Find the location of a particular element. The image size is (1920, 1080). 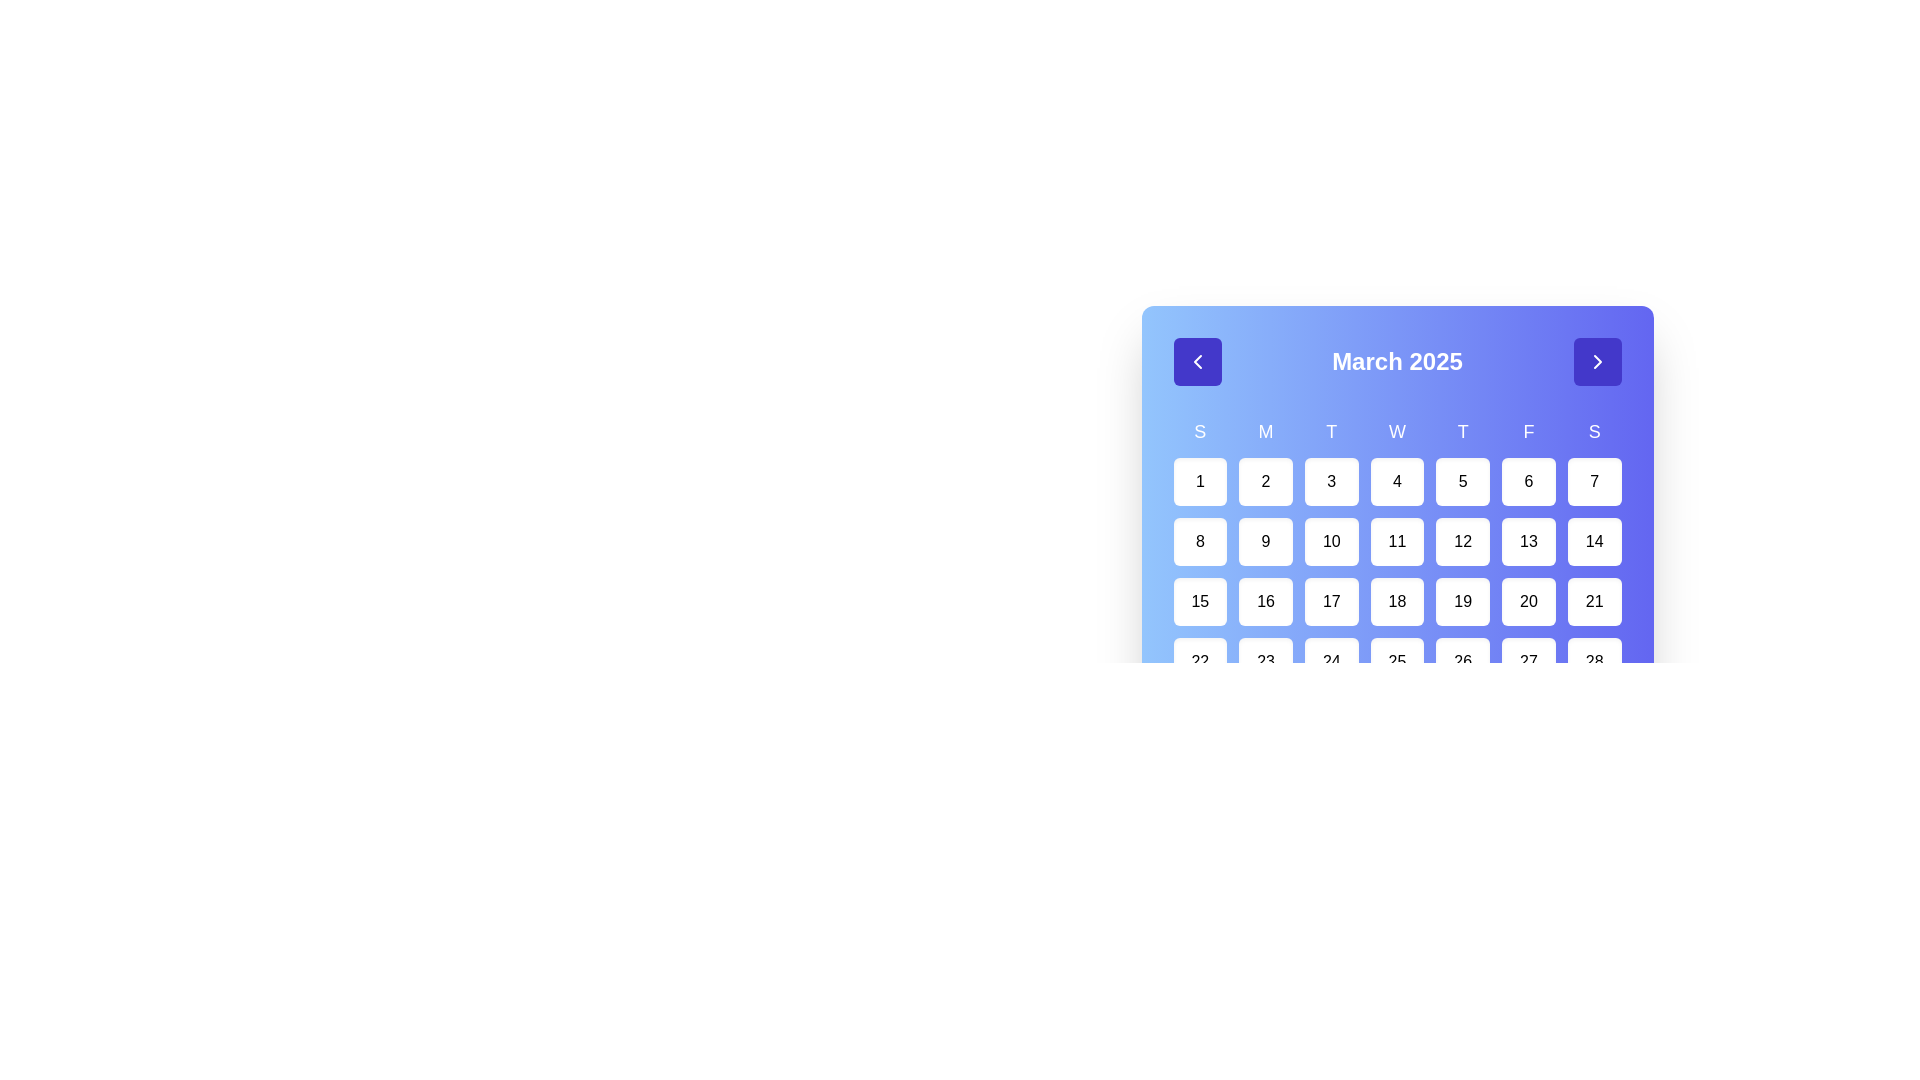

the clickable calendar date button representing the 17th day of the displayed month located in the third column of the third row under the 'T' column header is located at coordinates (1331, 600).